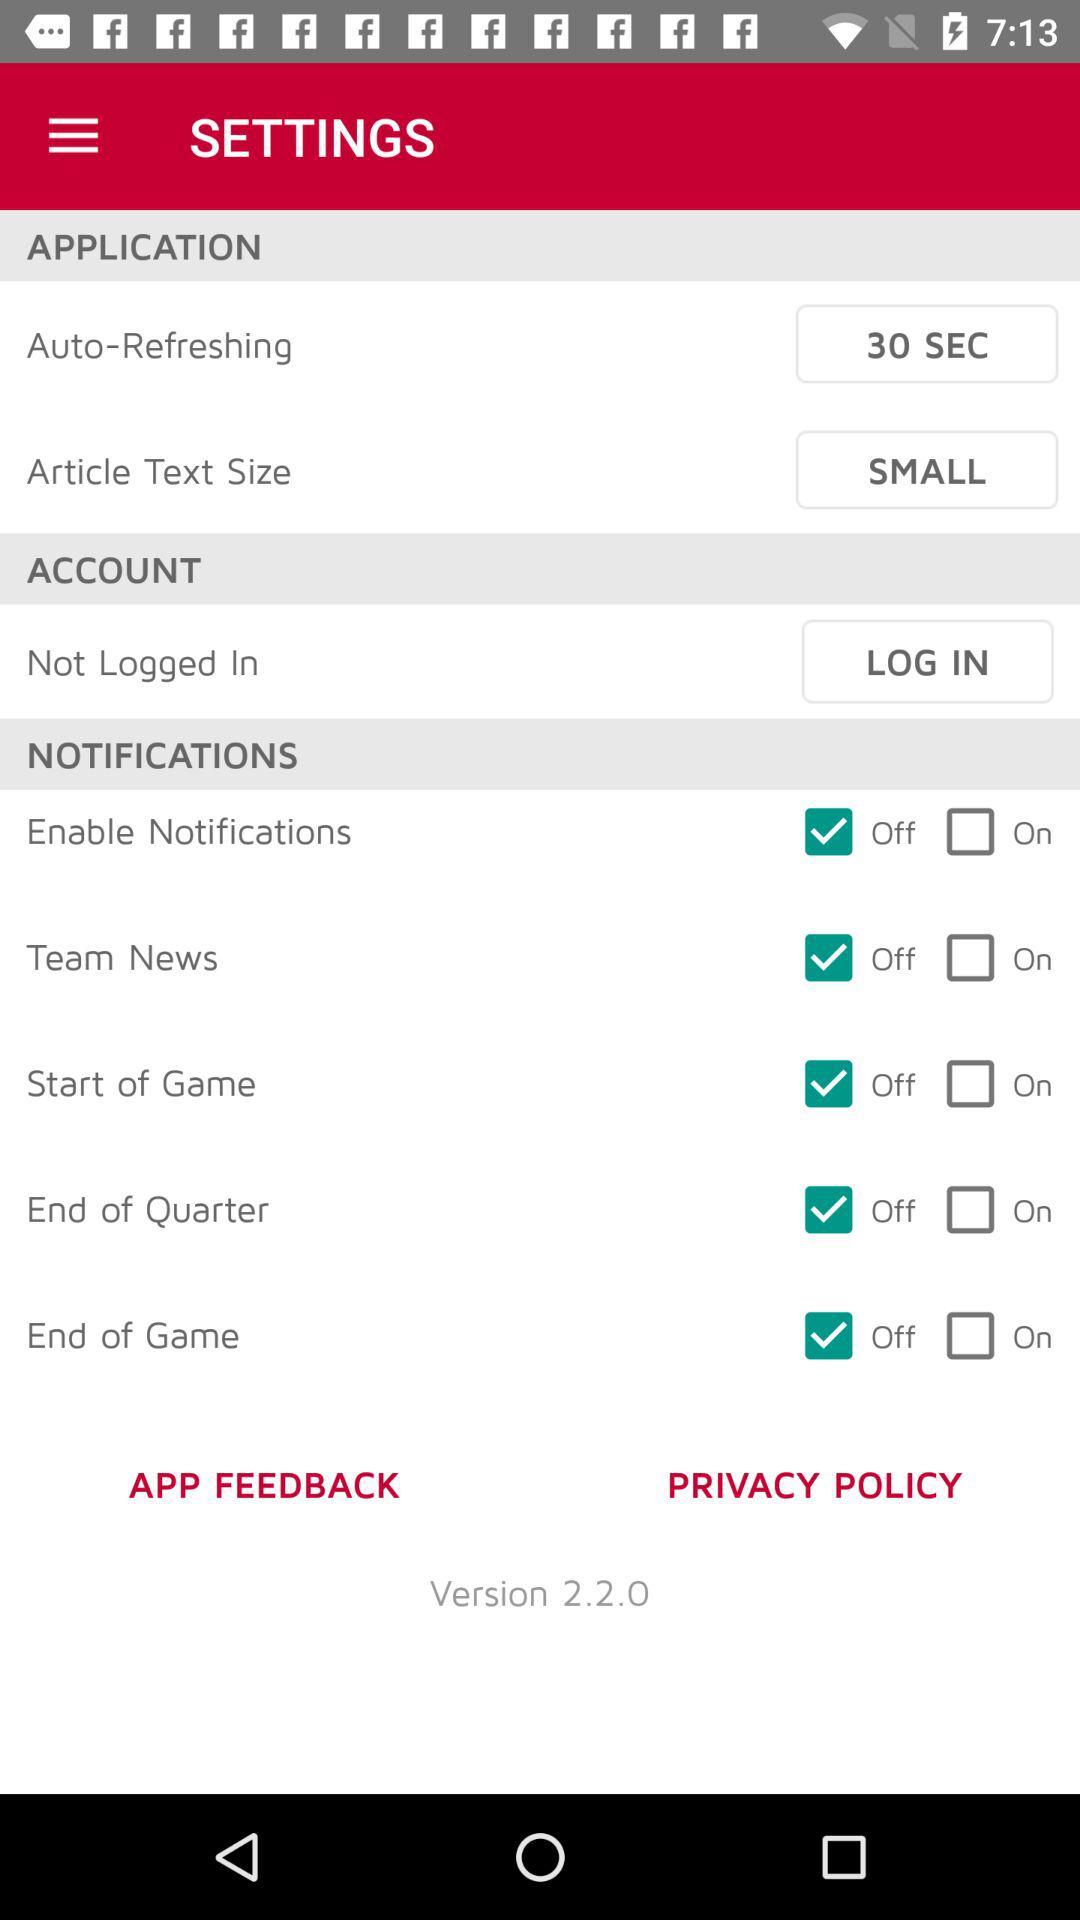 This screenshot has width=1080, height=1920. I want to click on the item above application, so click(72, 135).